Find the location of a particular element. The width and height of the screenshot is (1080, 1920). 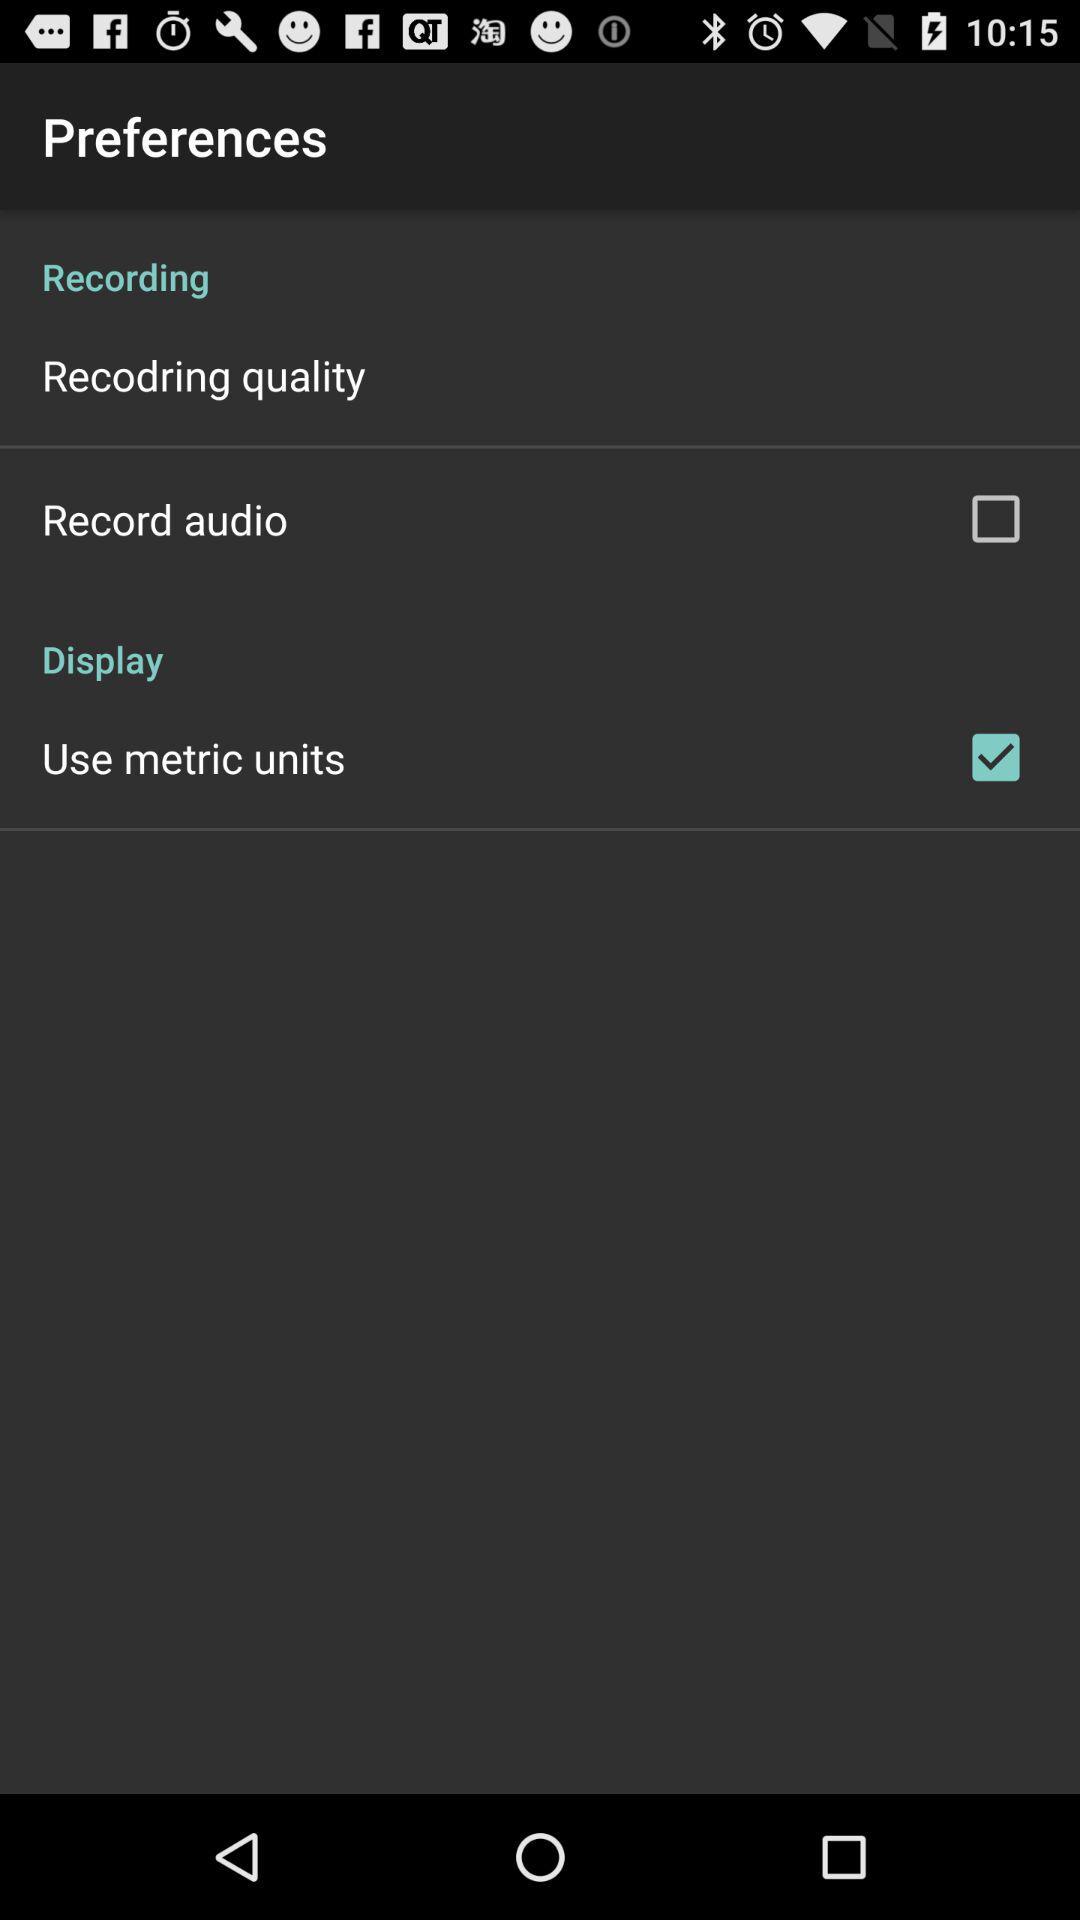

recording icon is located at coordinates (540, 254).